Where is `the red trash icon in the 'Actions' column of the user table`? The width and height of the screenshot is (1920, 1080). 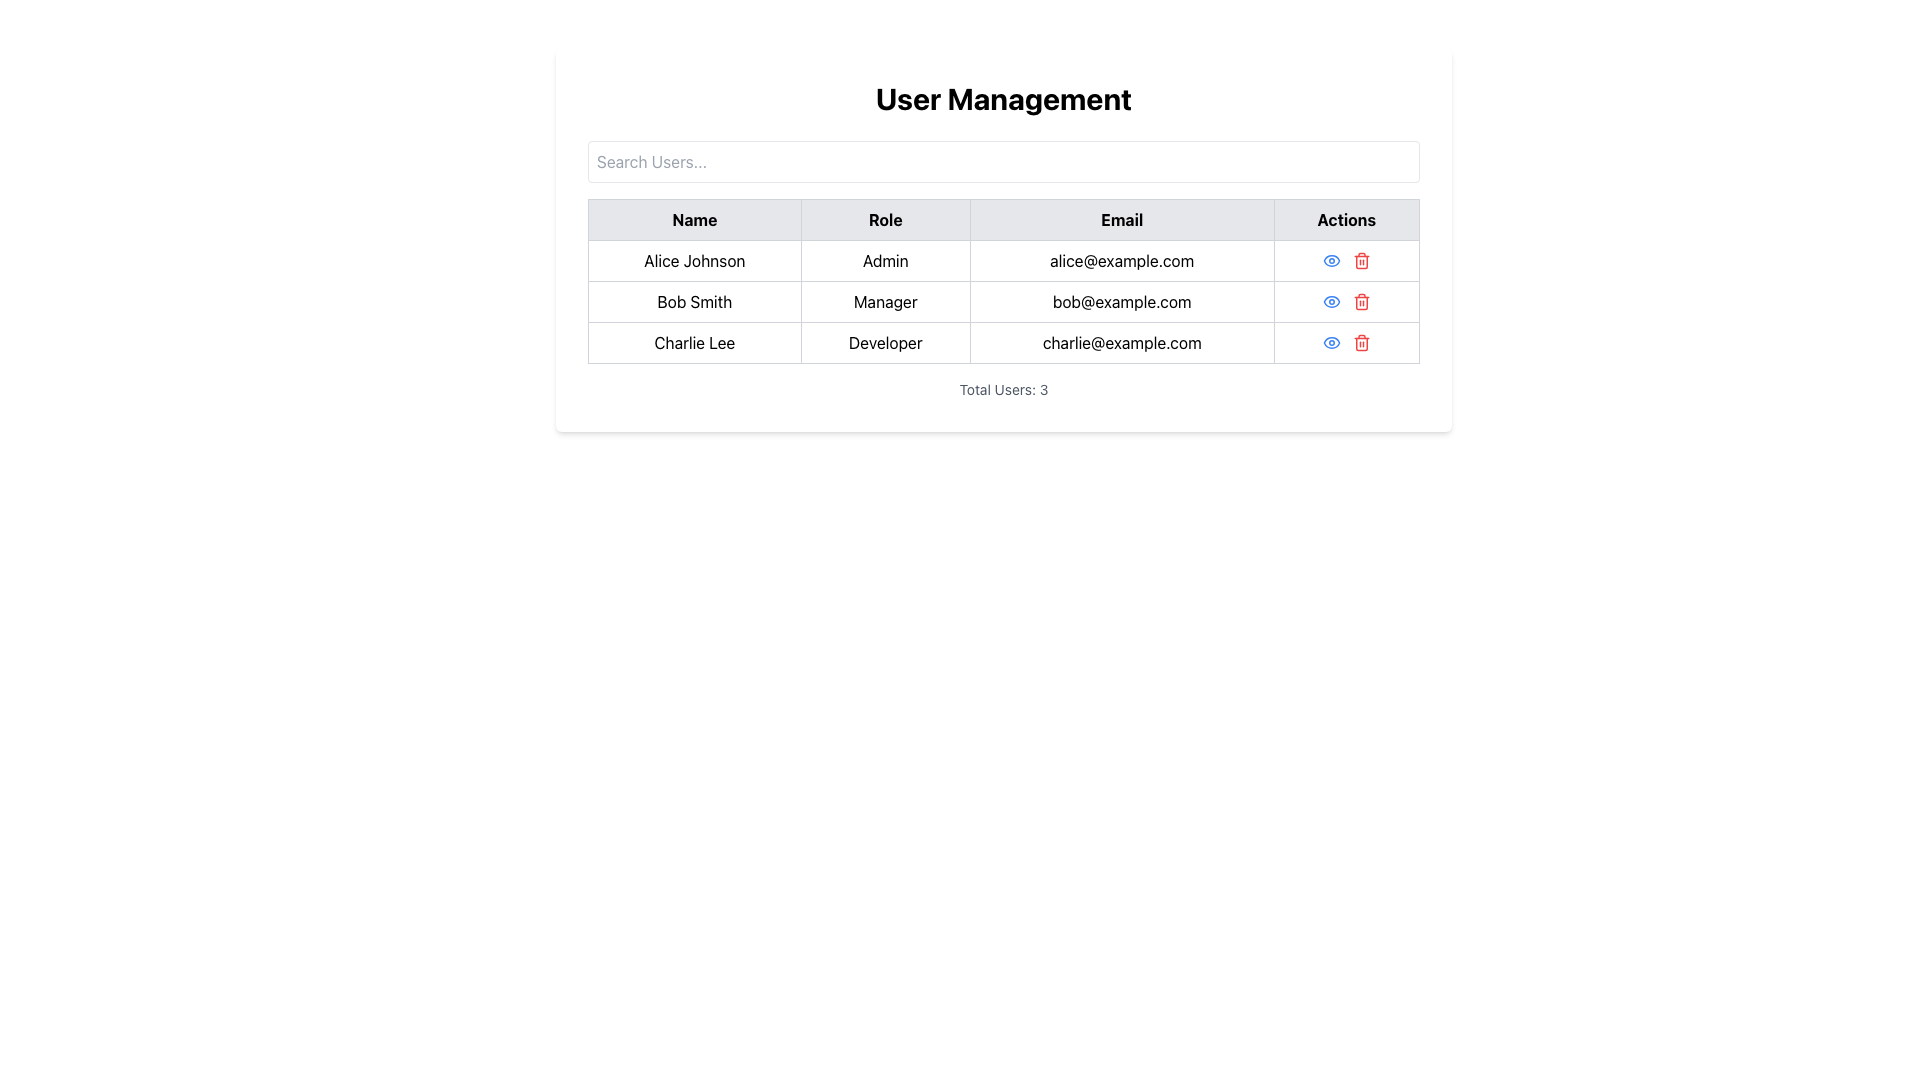 the red trash icon in the 'Actions' column of the user table is located at coordinates (1360, 301).